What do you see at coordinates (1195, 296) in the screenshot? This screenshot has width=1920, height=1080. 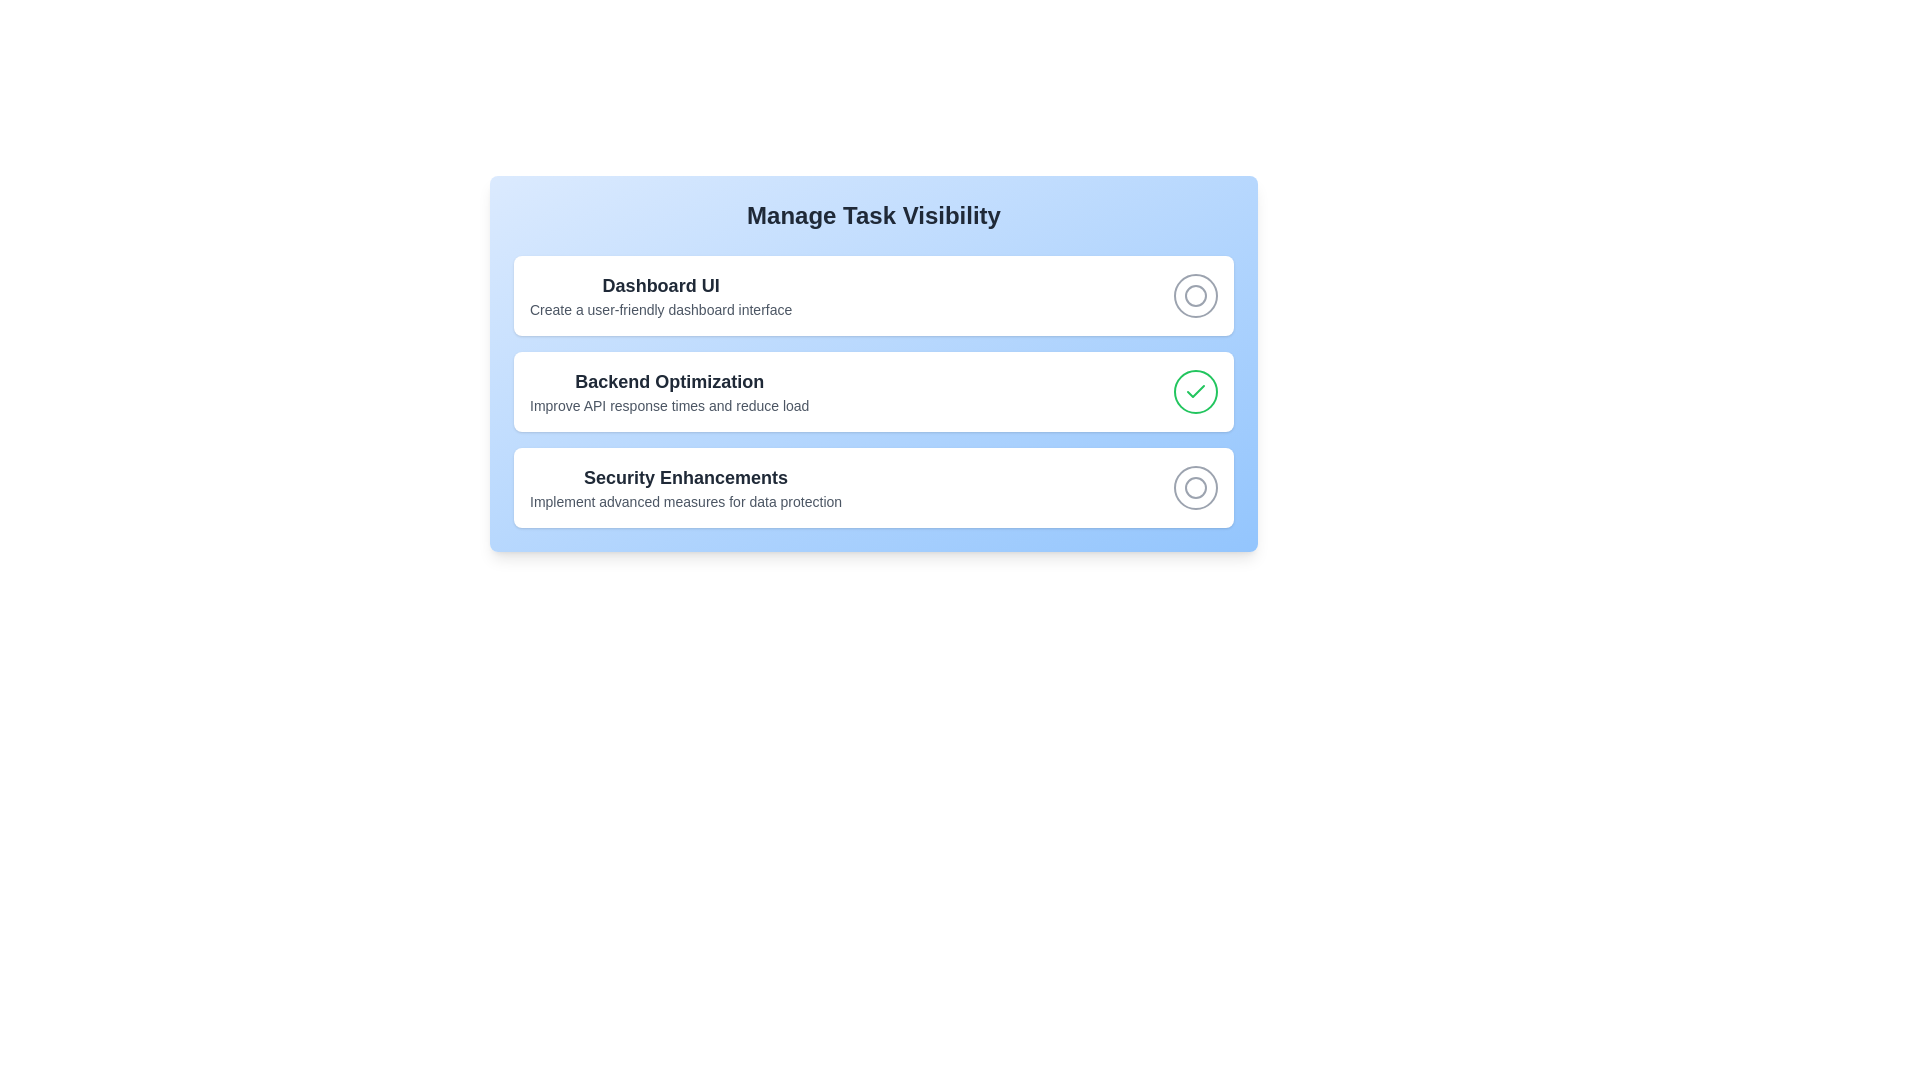 I see `the unselected SVG-based circular icon located to the right of the 'Dashboard UI' text in the first task option under 'Manage Task Visibility'` at bounding box center [1195, 296].